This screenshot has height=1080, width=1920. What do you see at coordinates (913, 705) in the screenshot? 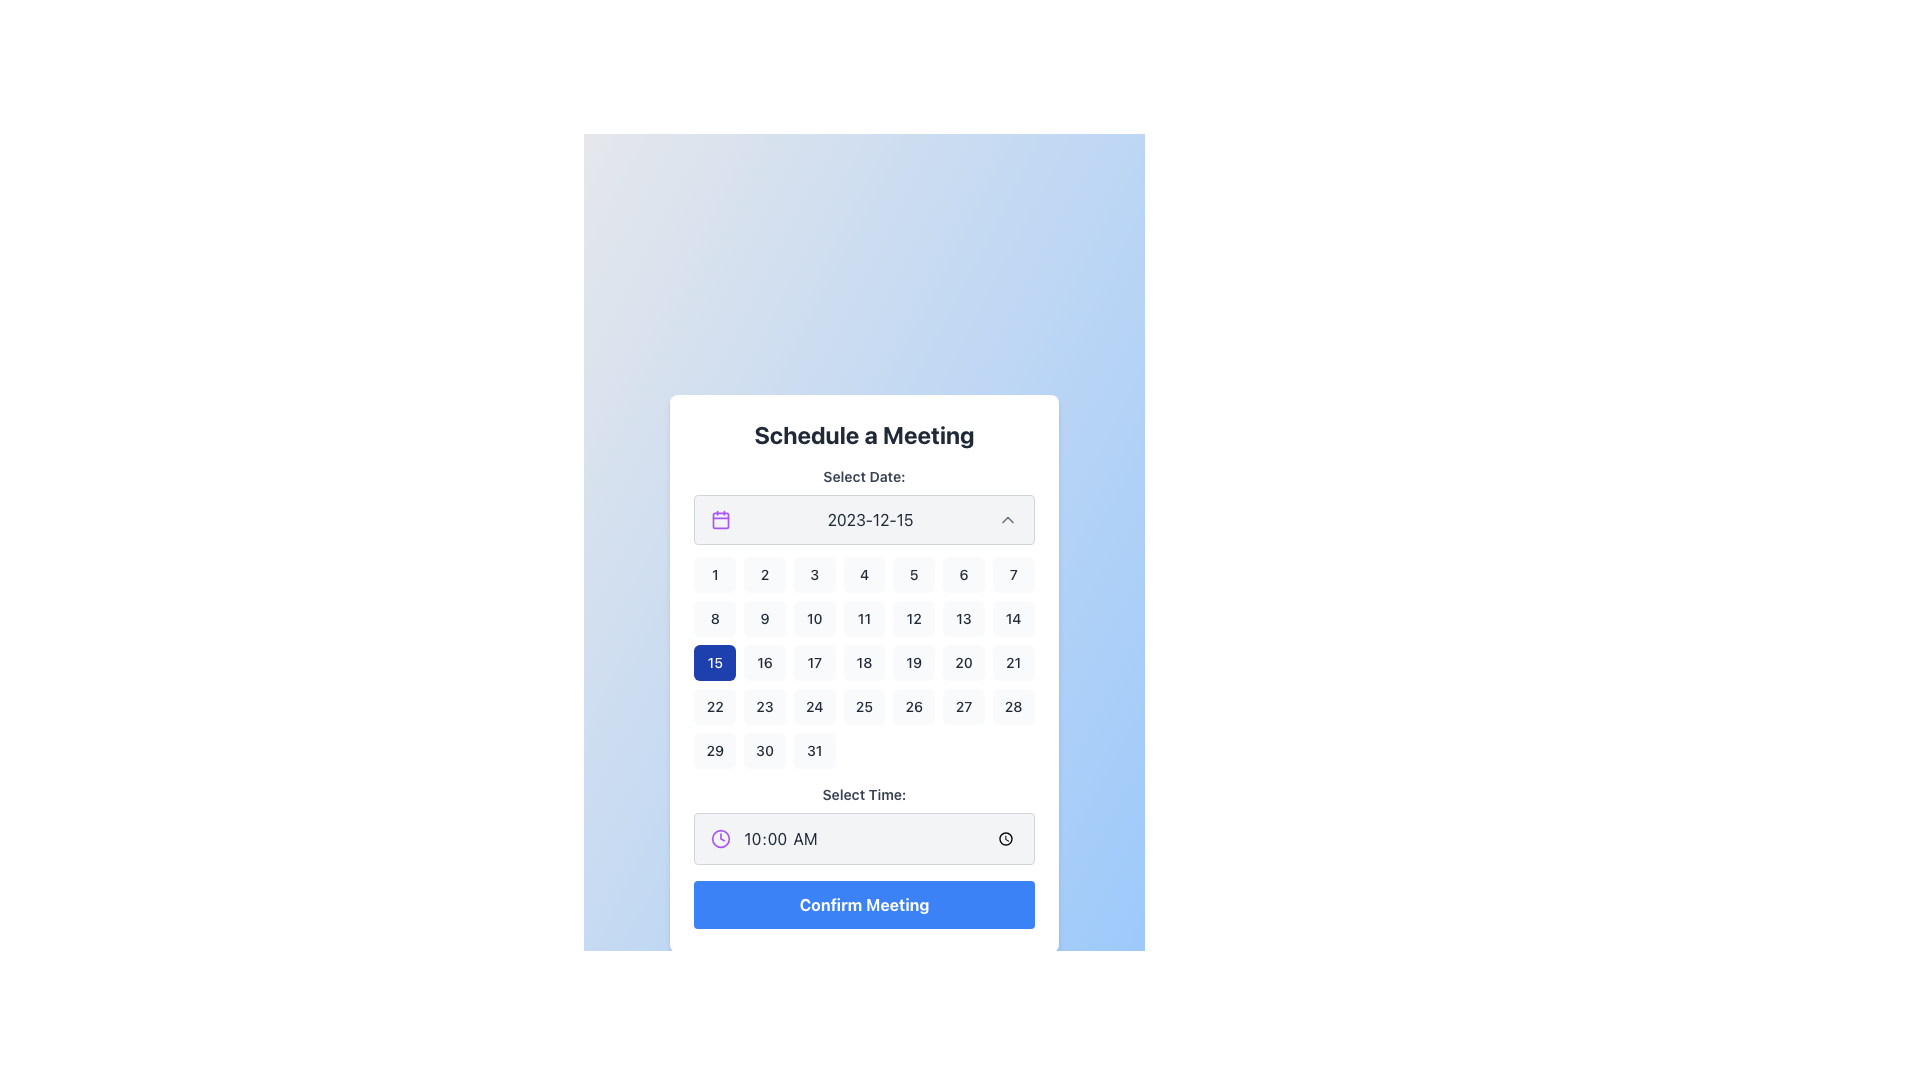
I see `the calendar date button displaying '26'` at bounding box center [913, 705].